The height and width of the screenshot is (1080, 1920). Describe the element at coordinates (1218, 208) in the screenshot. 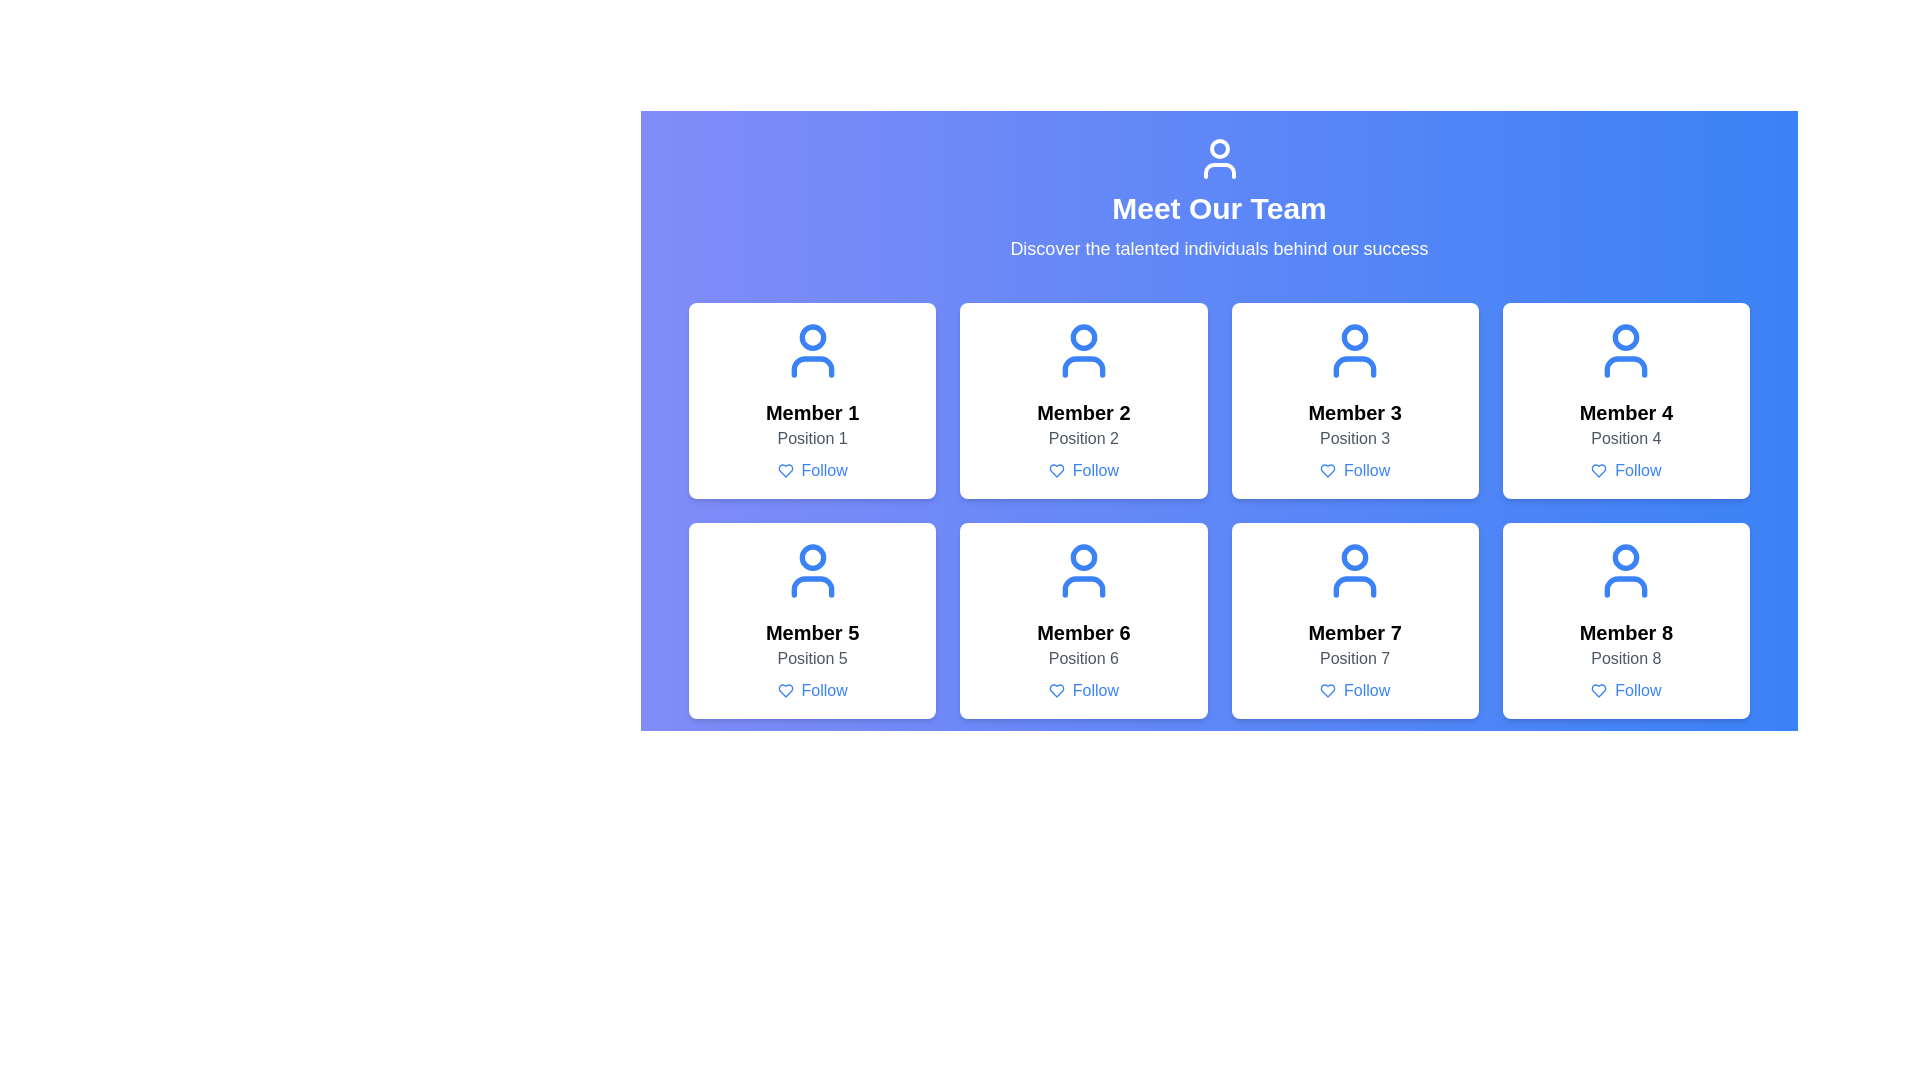

I see `the text label that serves as a title for the section introducing team members, which is centrally aligned and positioned below a user icon` at that location.